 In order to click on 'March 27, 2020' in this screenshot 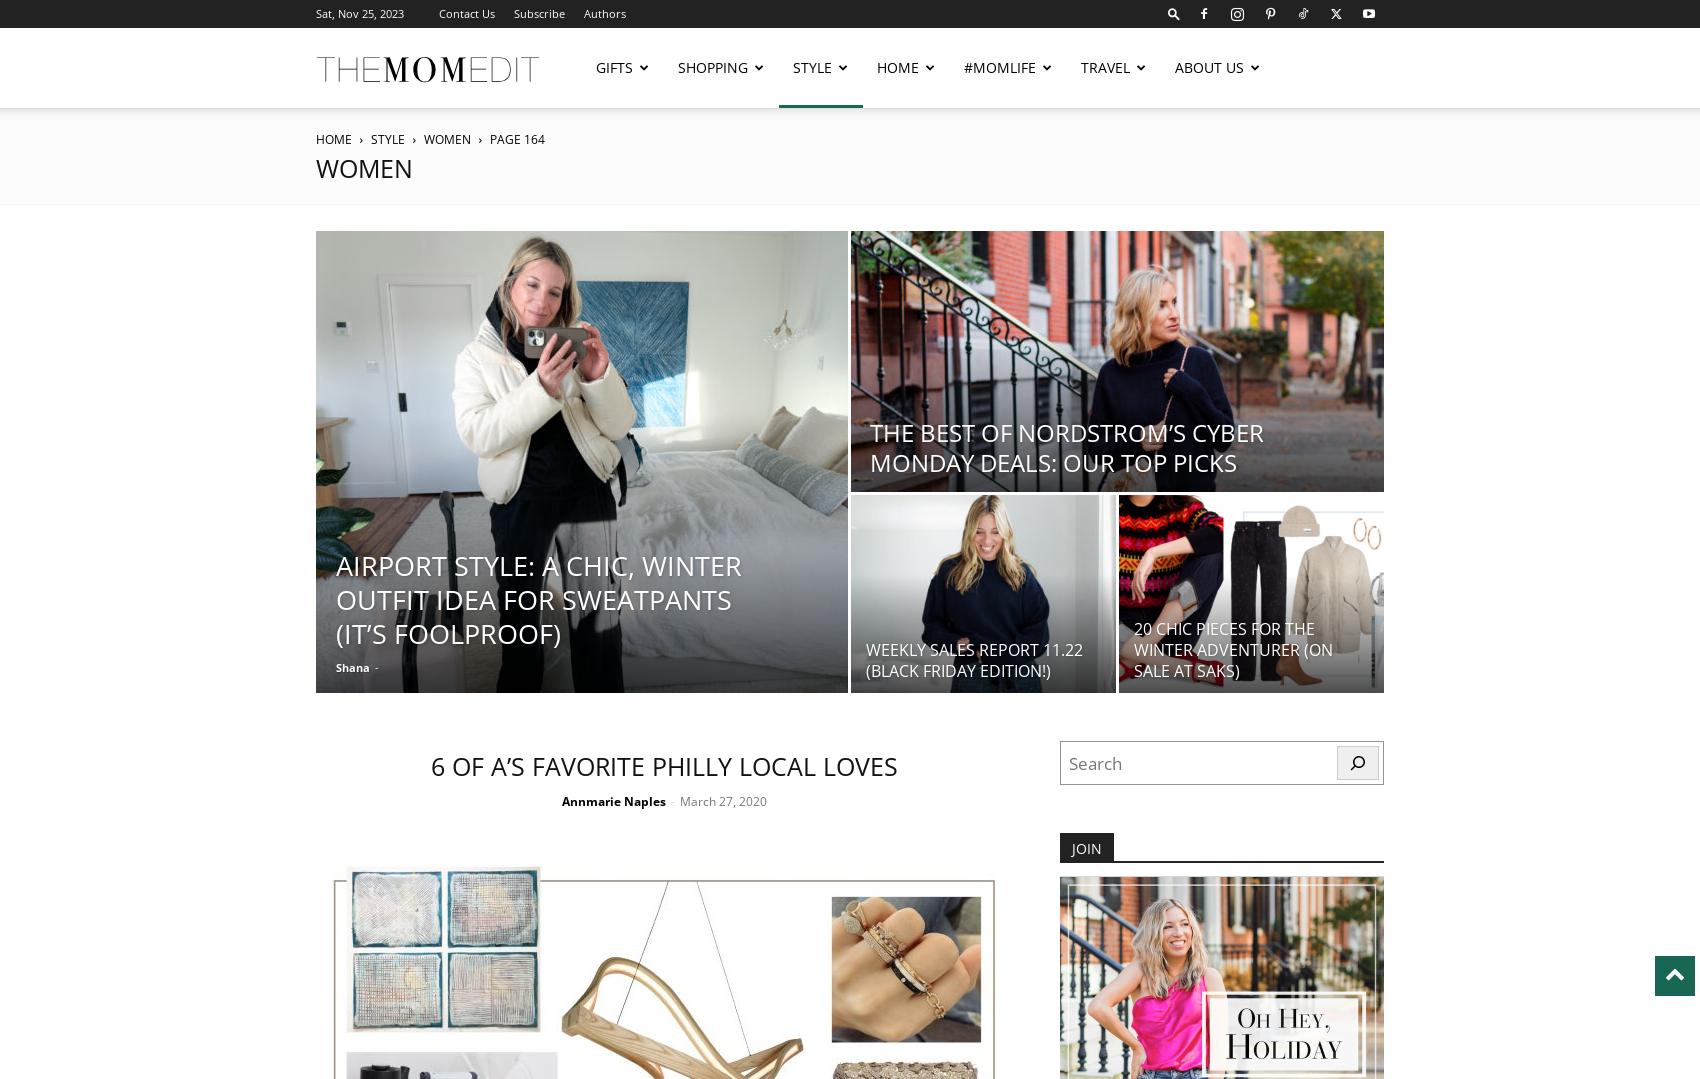, I will do `click(722, 800)`.